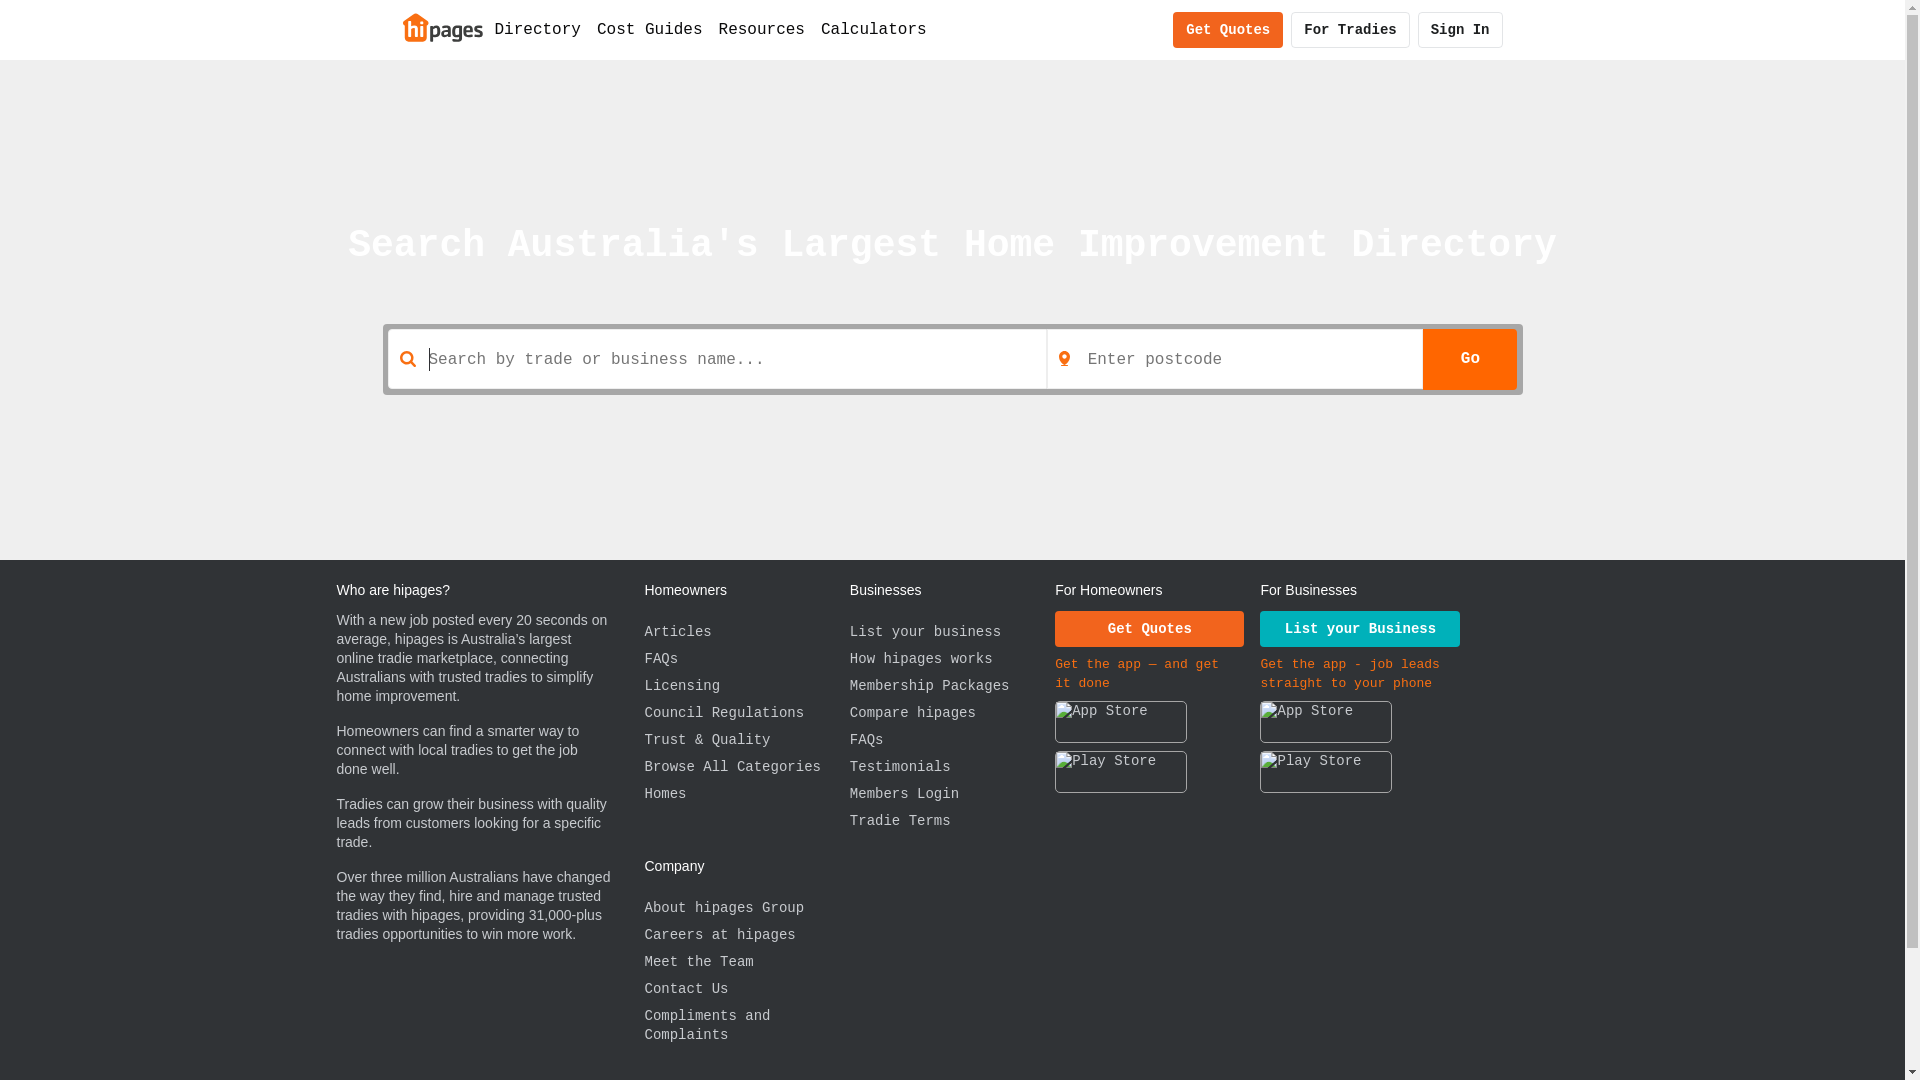 Image resolution: width=1920 pixels, height=1080 pixels. I want to click on 'Membership Packages', so click(951, 685).